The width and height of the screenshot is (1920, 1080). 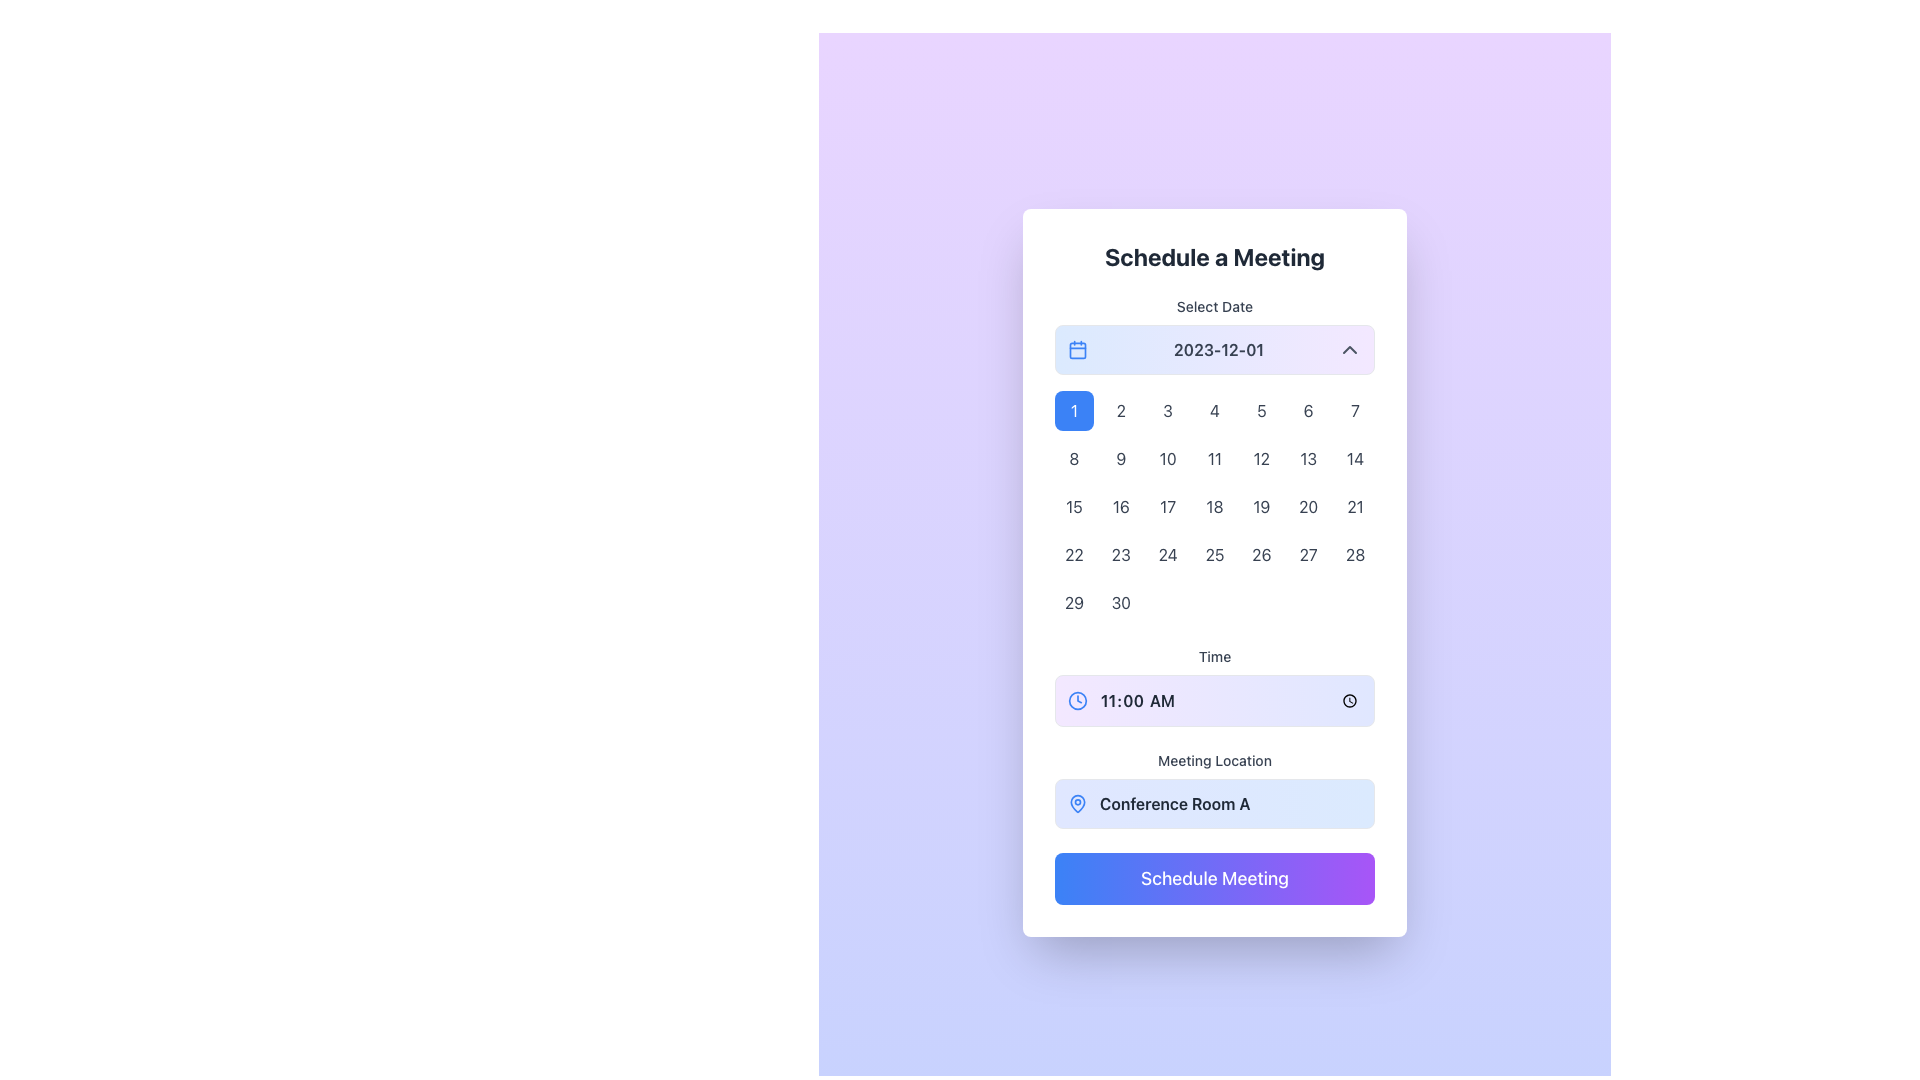 I want to click on the pin icon located to the left of the 'Meeting Location' input field, which is associated with the text 'Conference Room A', so click(x=1077, y=802).